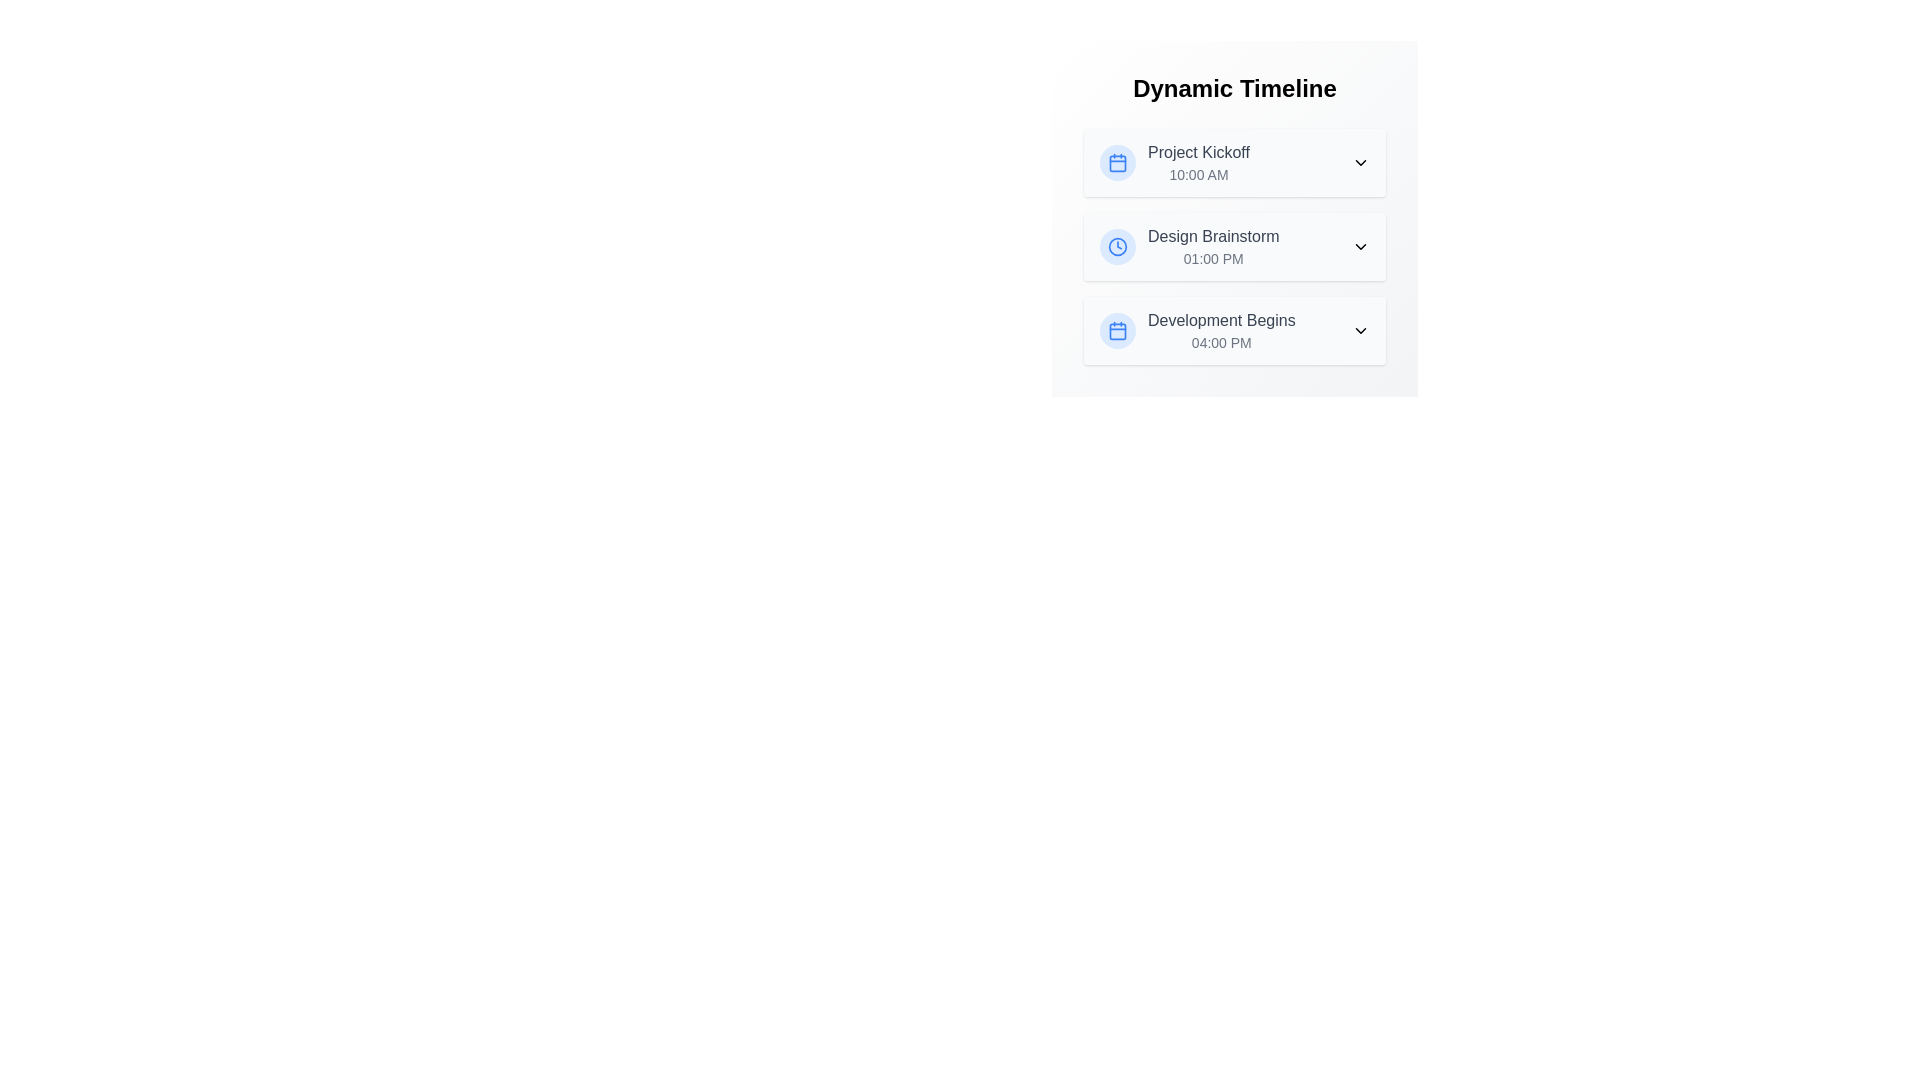  I want to click on the first card-like UI component in the 'Dynamic Timeline' section, which features a blue calendar icon, the text 'Project Kickoff' in bold, and a dropdown caret on the right side, so click(1233, 161).